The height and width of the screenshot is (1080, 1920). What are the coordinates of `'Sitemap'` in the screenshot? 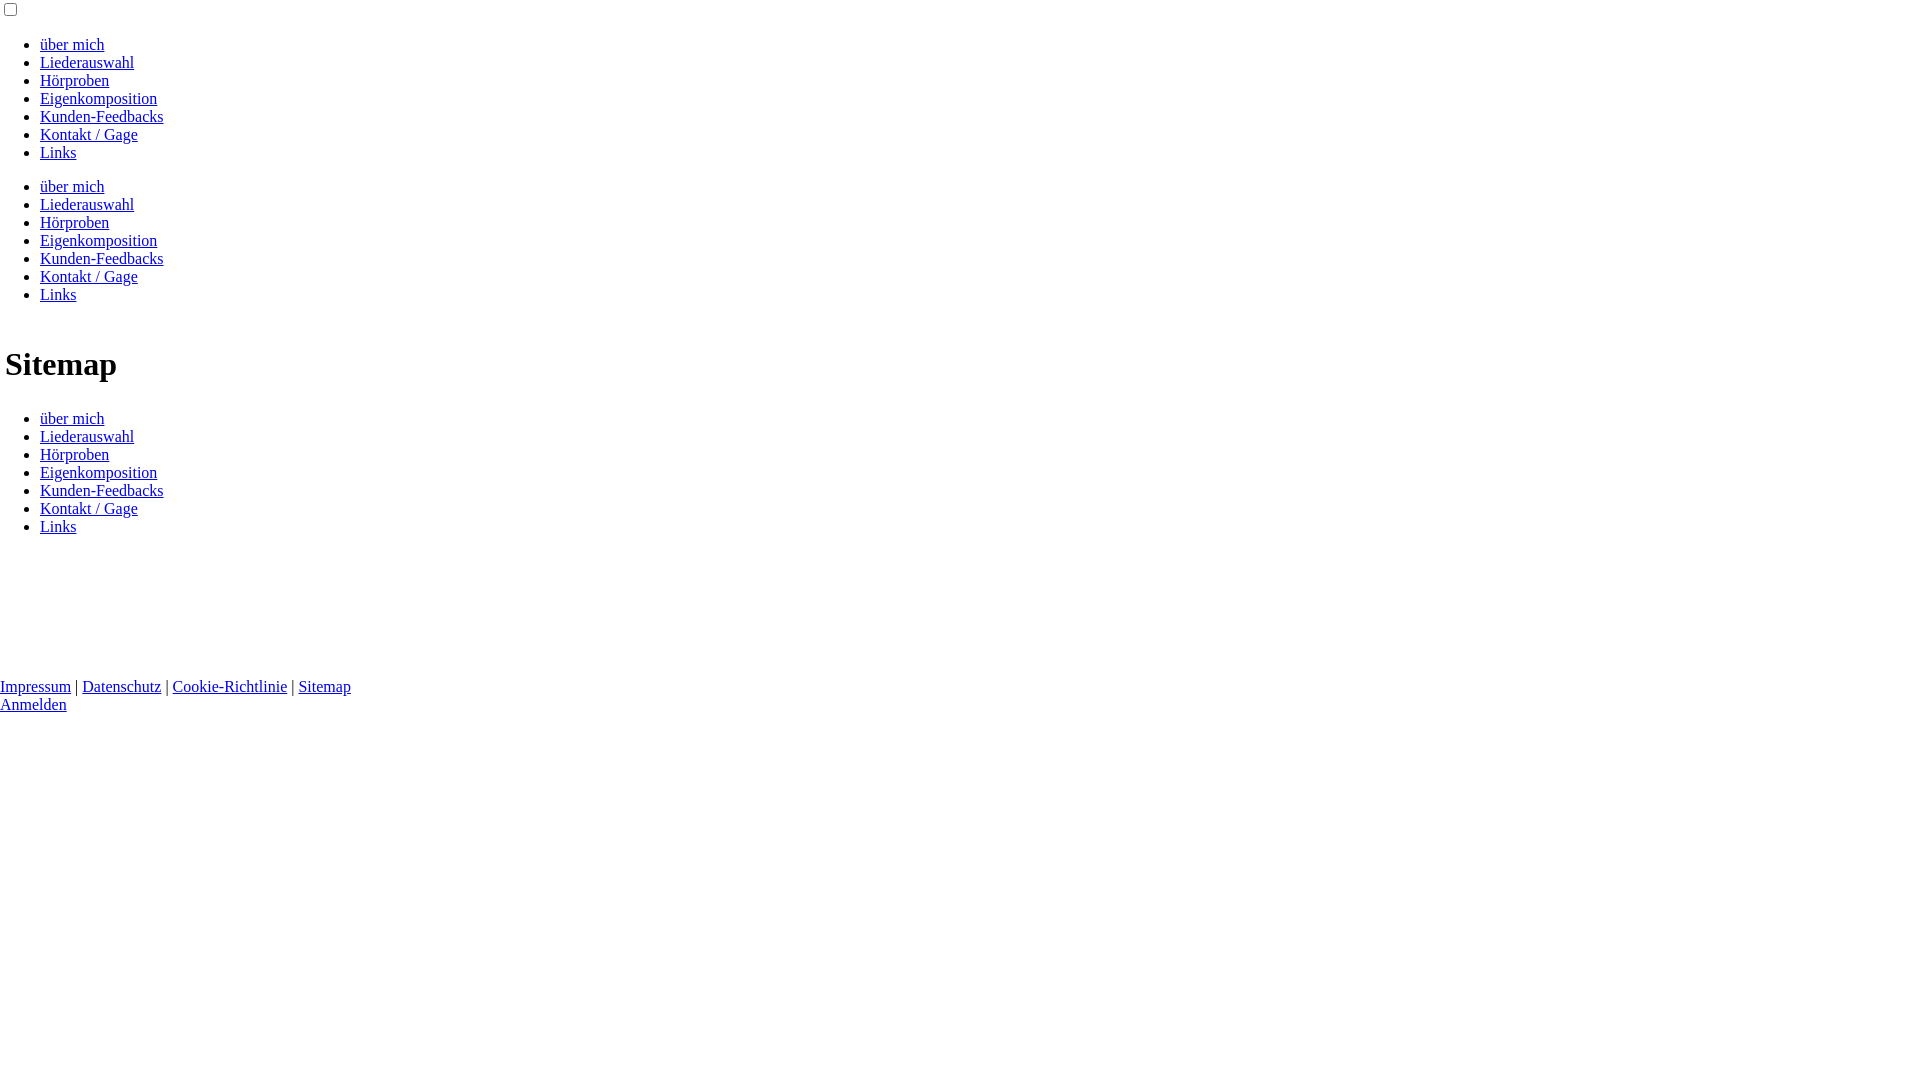 It's located at (296, 685).